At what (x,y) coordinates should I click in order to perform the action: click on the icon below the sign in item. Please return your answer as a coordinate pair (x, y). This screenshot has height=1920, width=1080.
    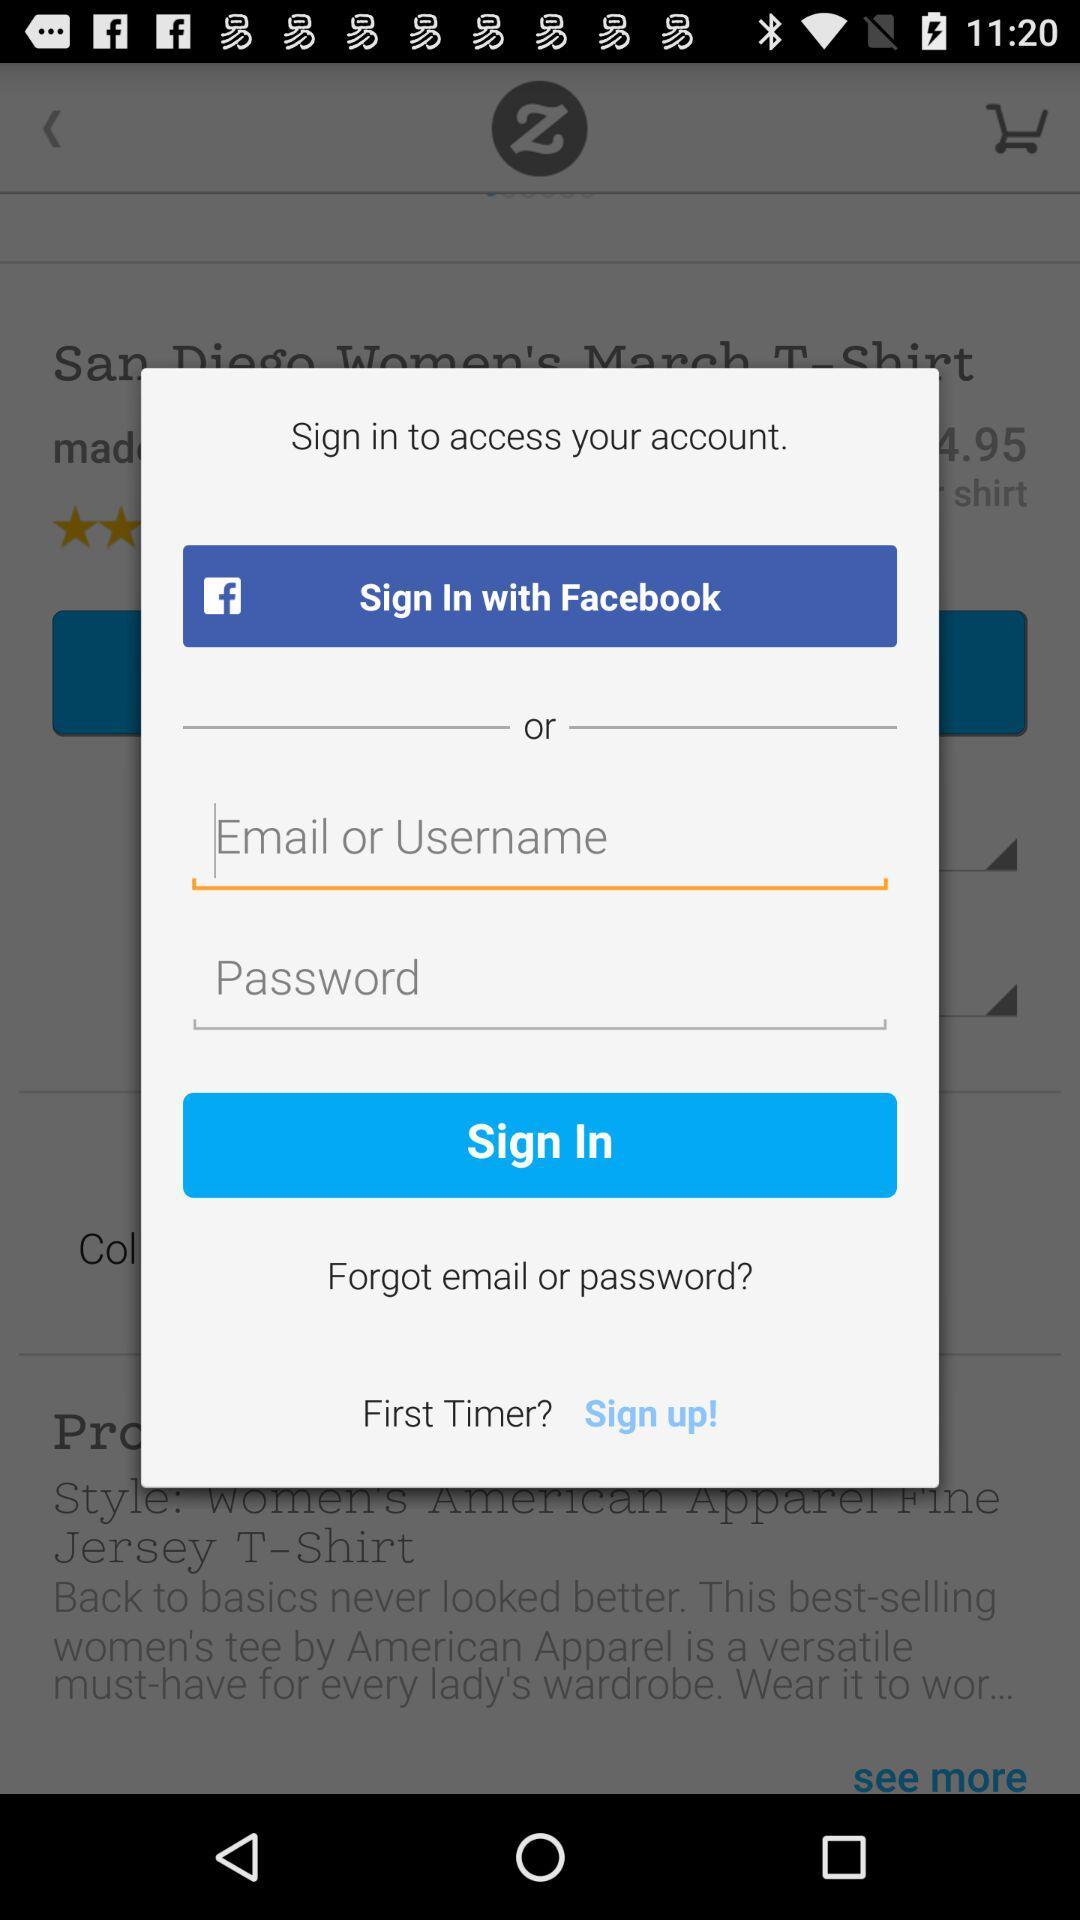
    Looking at the image, I should click on (540, 1278).